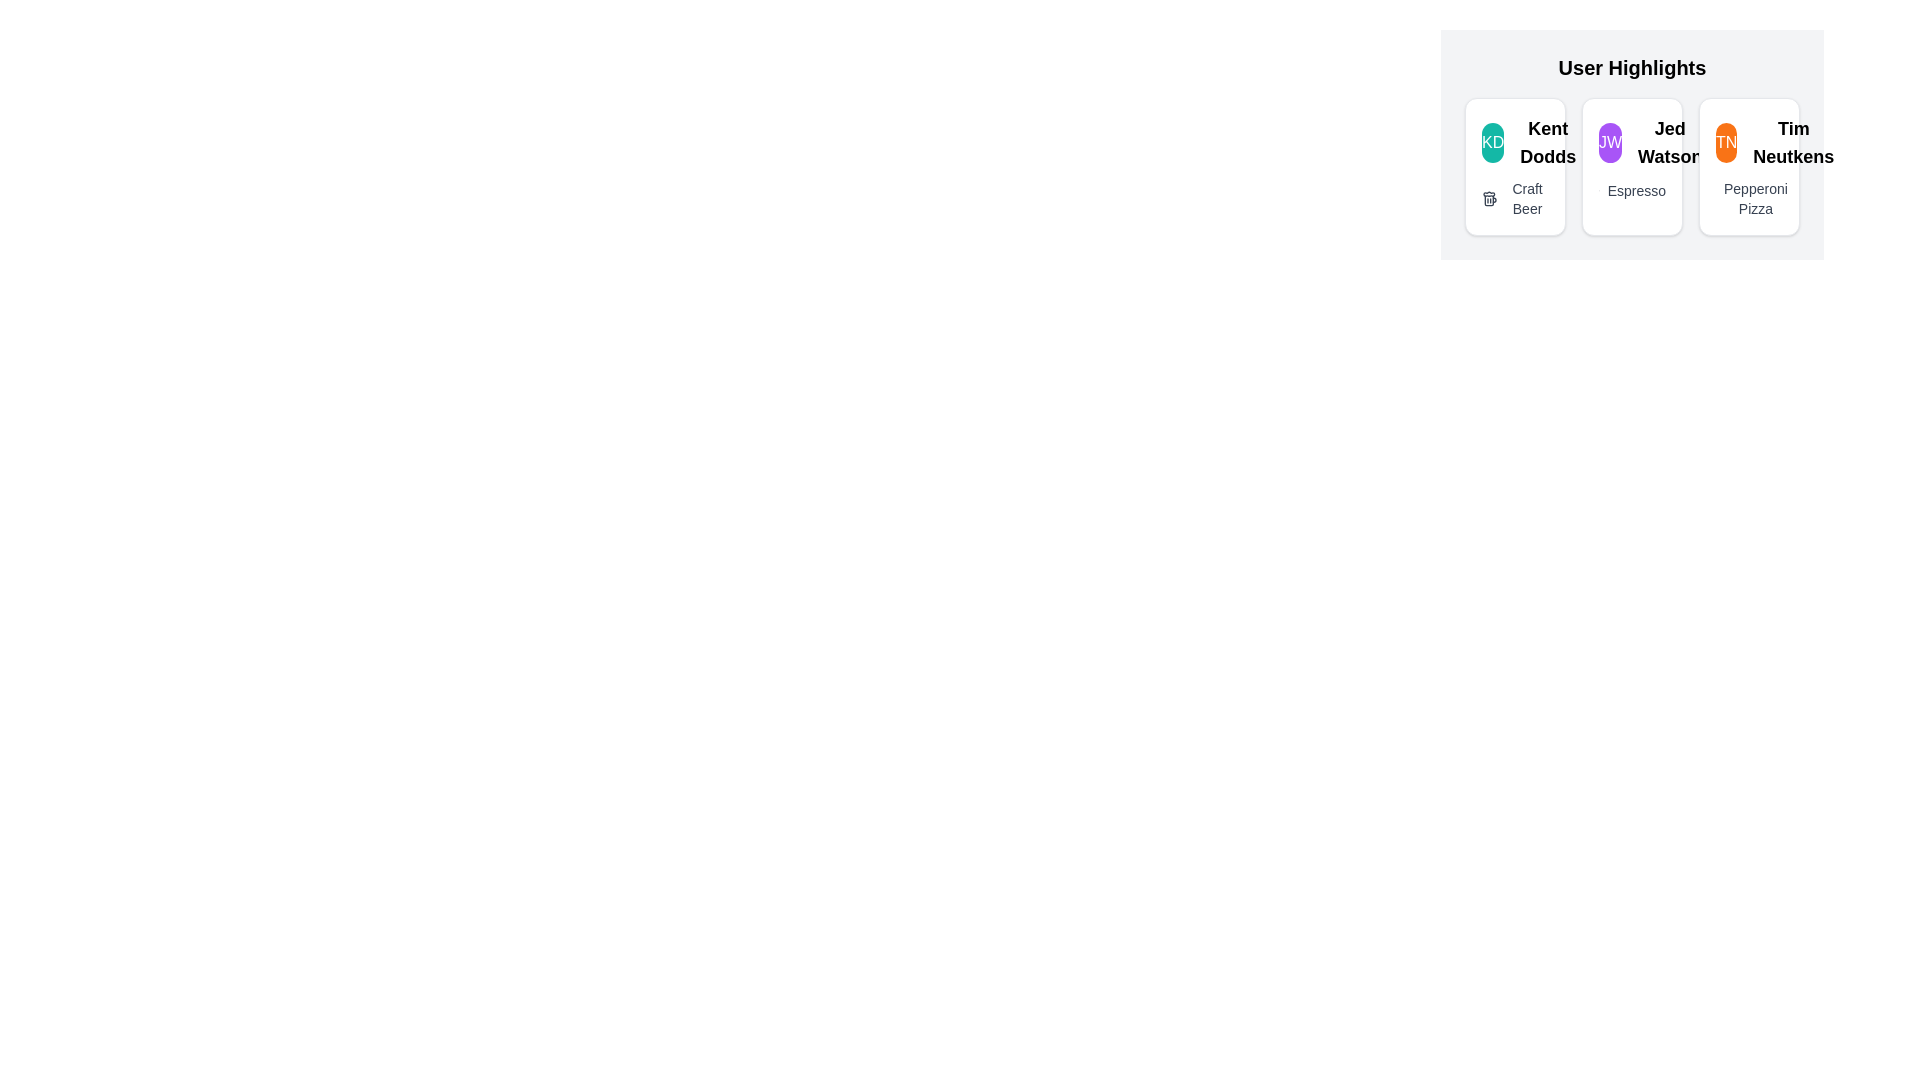 The height and width of the screenshot is (1080, 1920). Describe the element at coordinates (1748, 199) in the screenshot. I see `the Text label that provides information related to 'Tim Neutkens', located in the user highlights section of the rightmost card` at that location.